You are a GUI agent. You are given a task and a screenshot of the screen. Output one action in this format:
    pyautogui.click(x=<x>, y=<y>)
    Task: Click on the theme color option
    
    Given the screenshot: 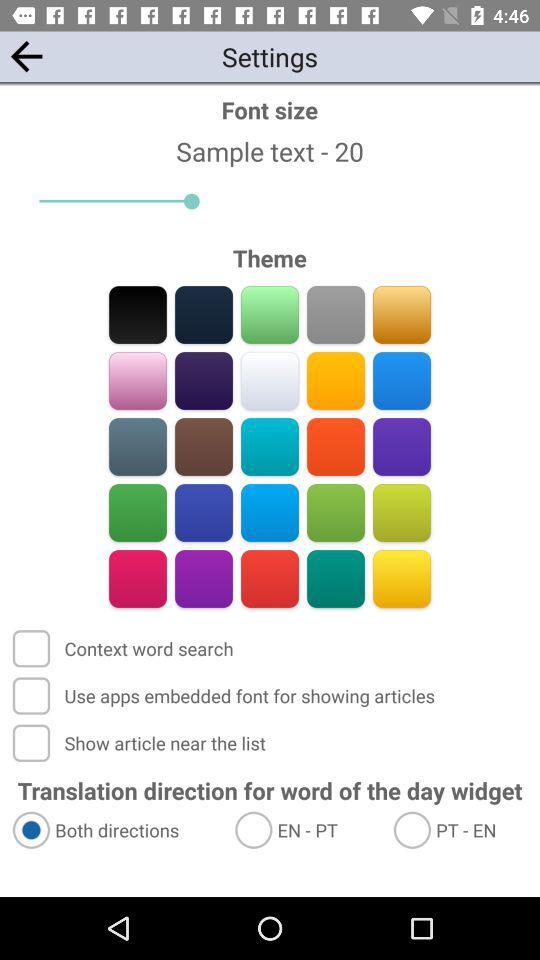 What is the action you would take?
    pyautogui.click(x=203, y=512)
    